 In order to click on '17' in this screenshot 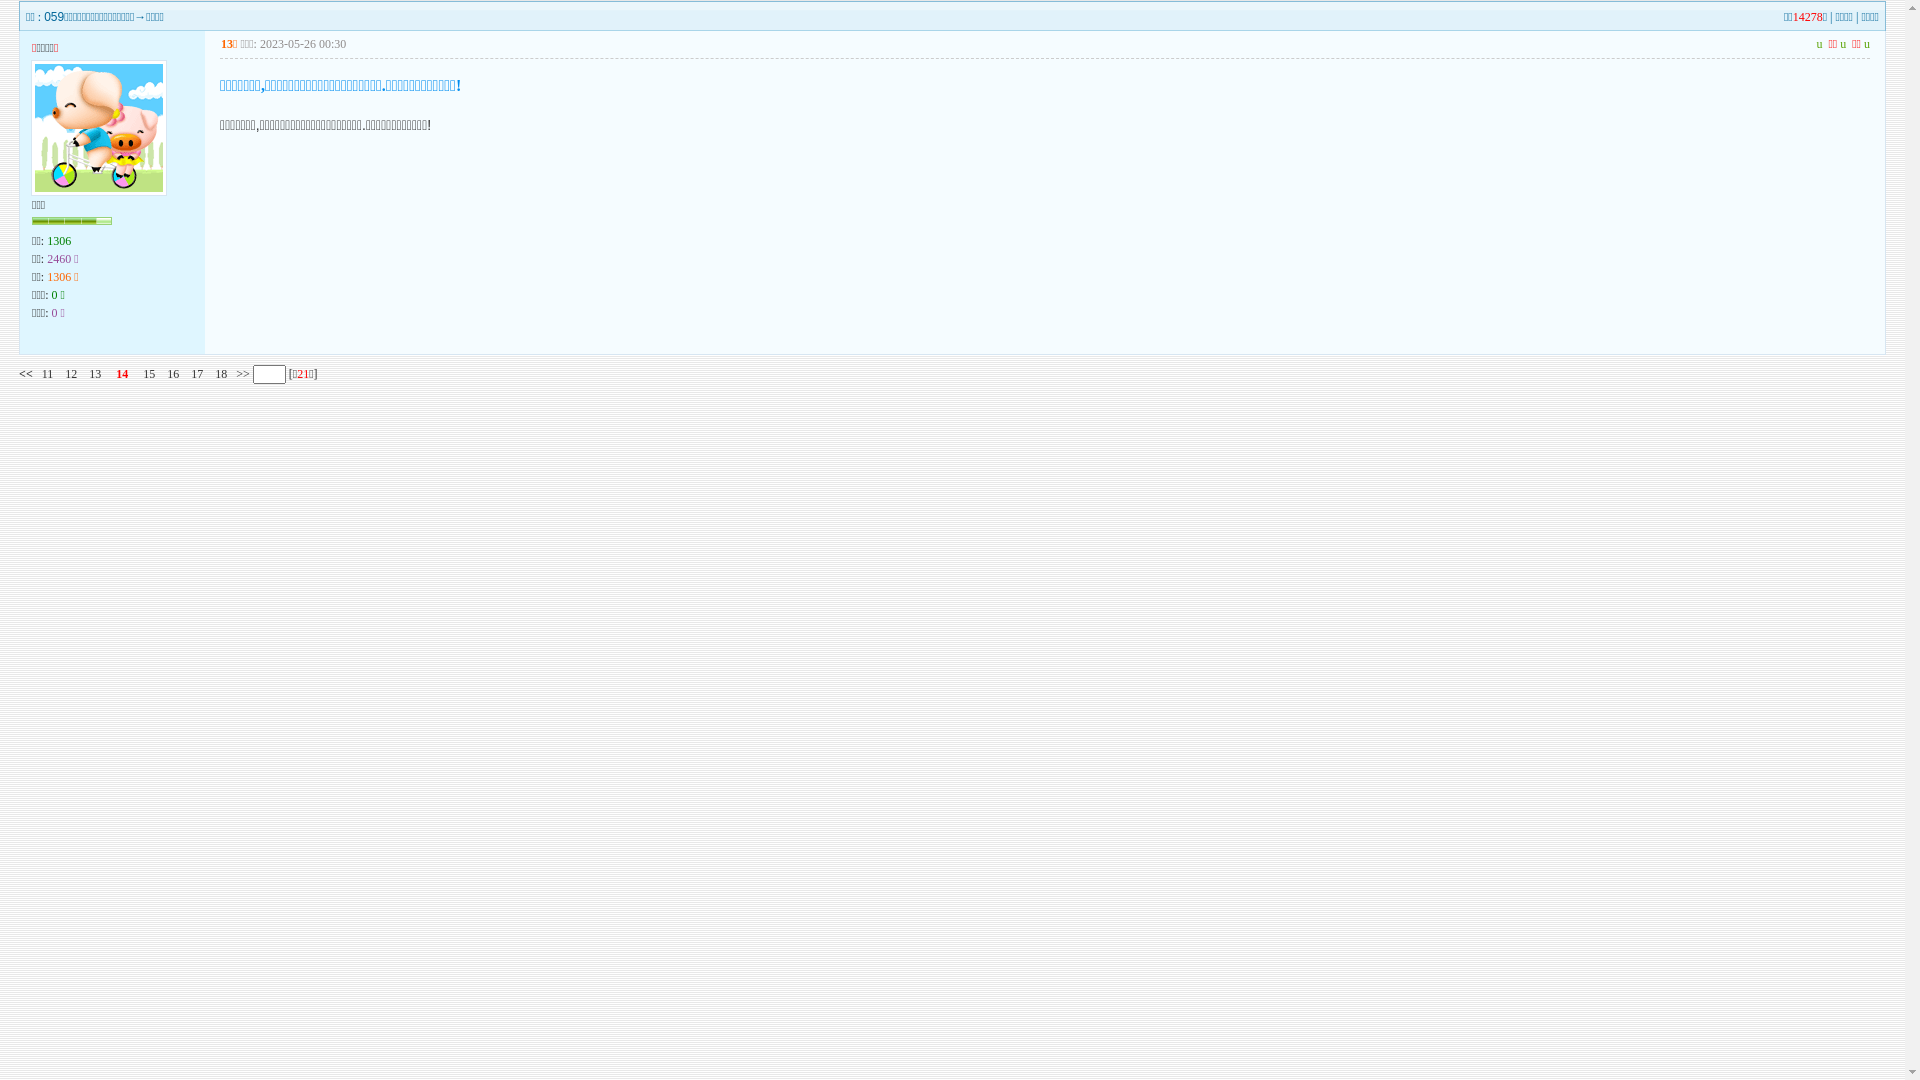, I will do `click(196, 374)`.